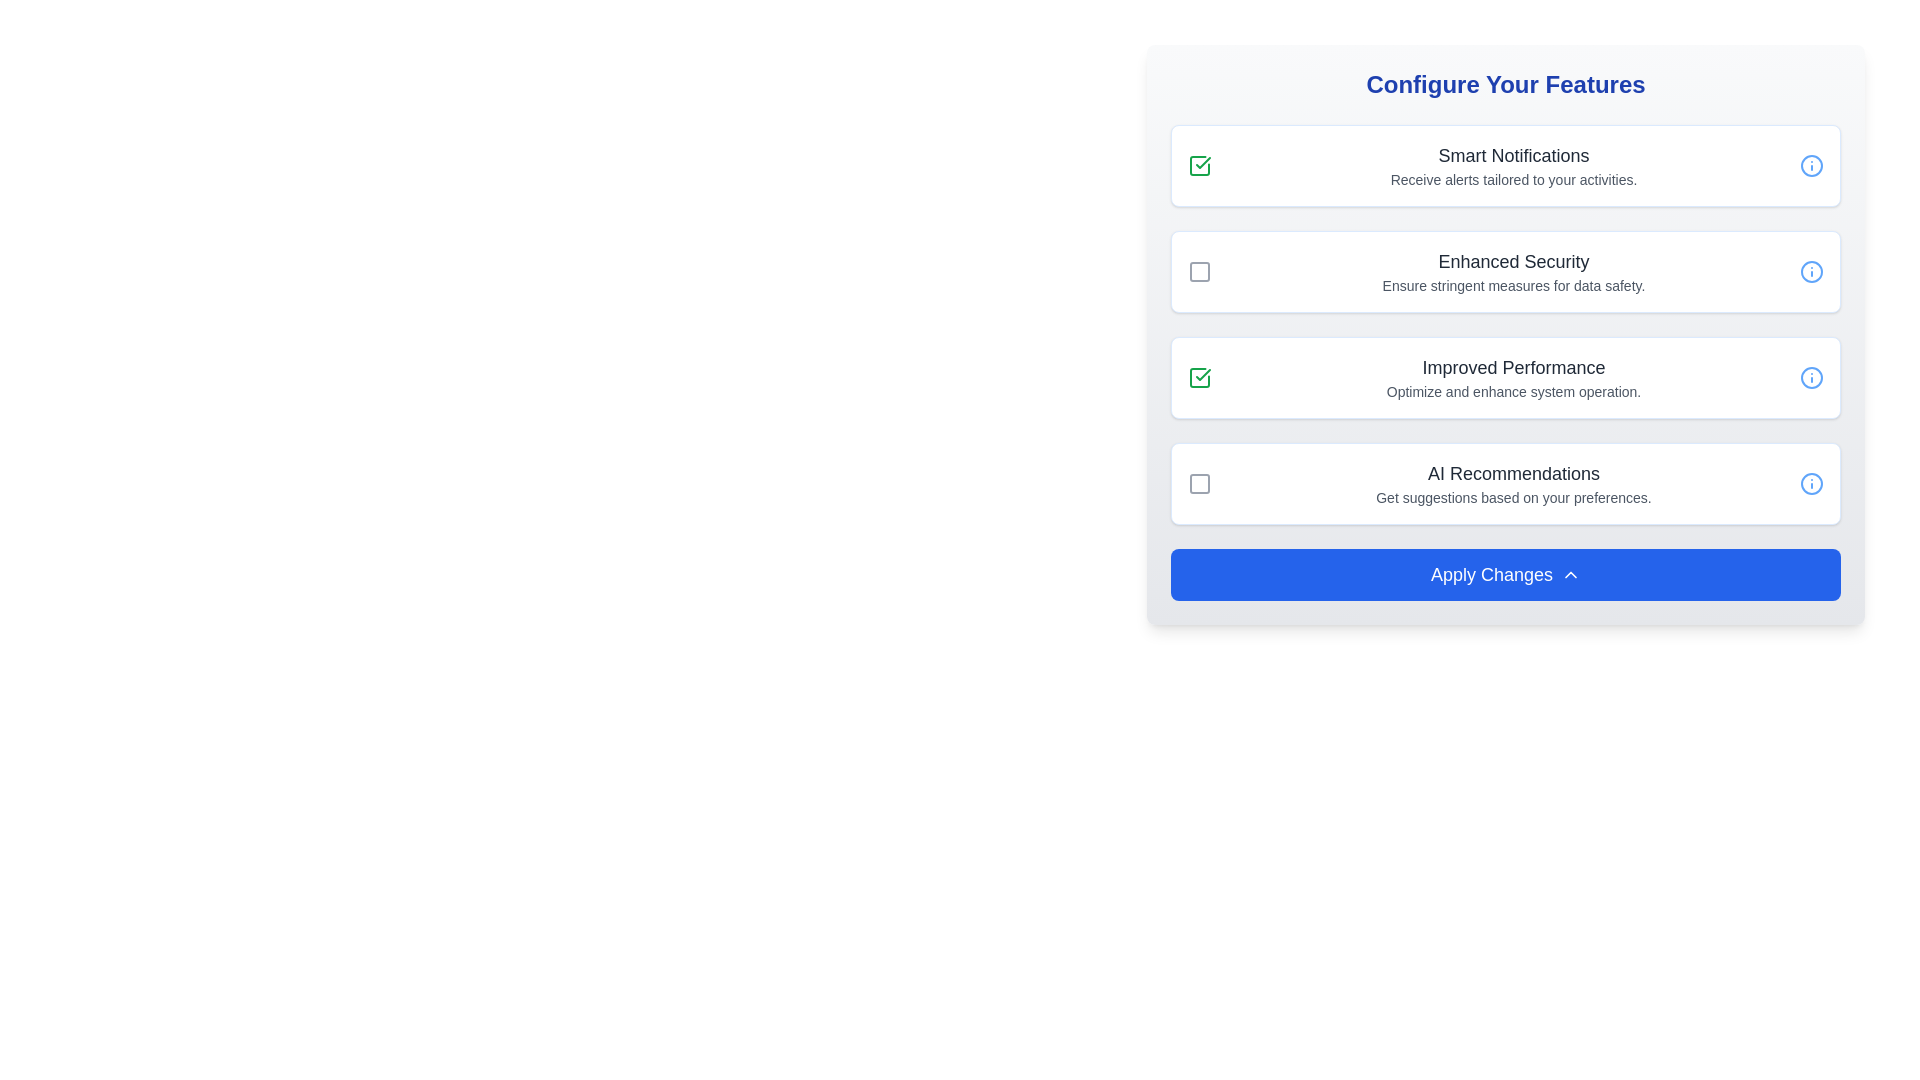 This screenshot has height=1080, width=1920. I want to click on the checkbox in the 'AI Recommendations' section, so click(1506, 483).